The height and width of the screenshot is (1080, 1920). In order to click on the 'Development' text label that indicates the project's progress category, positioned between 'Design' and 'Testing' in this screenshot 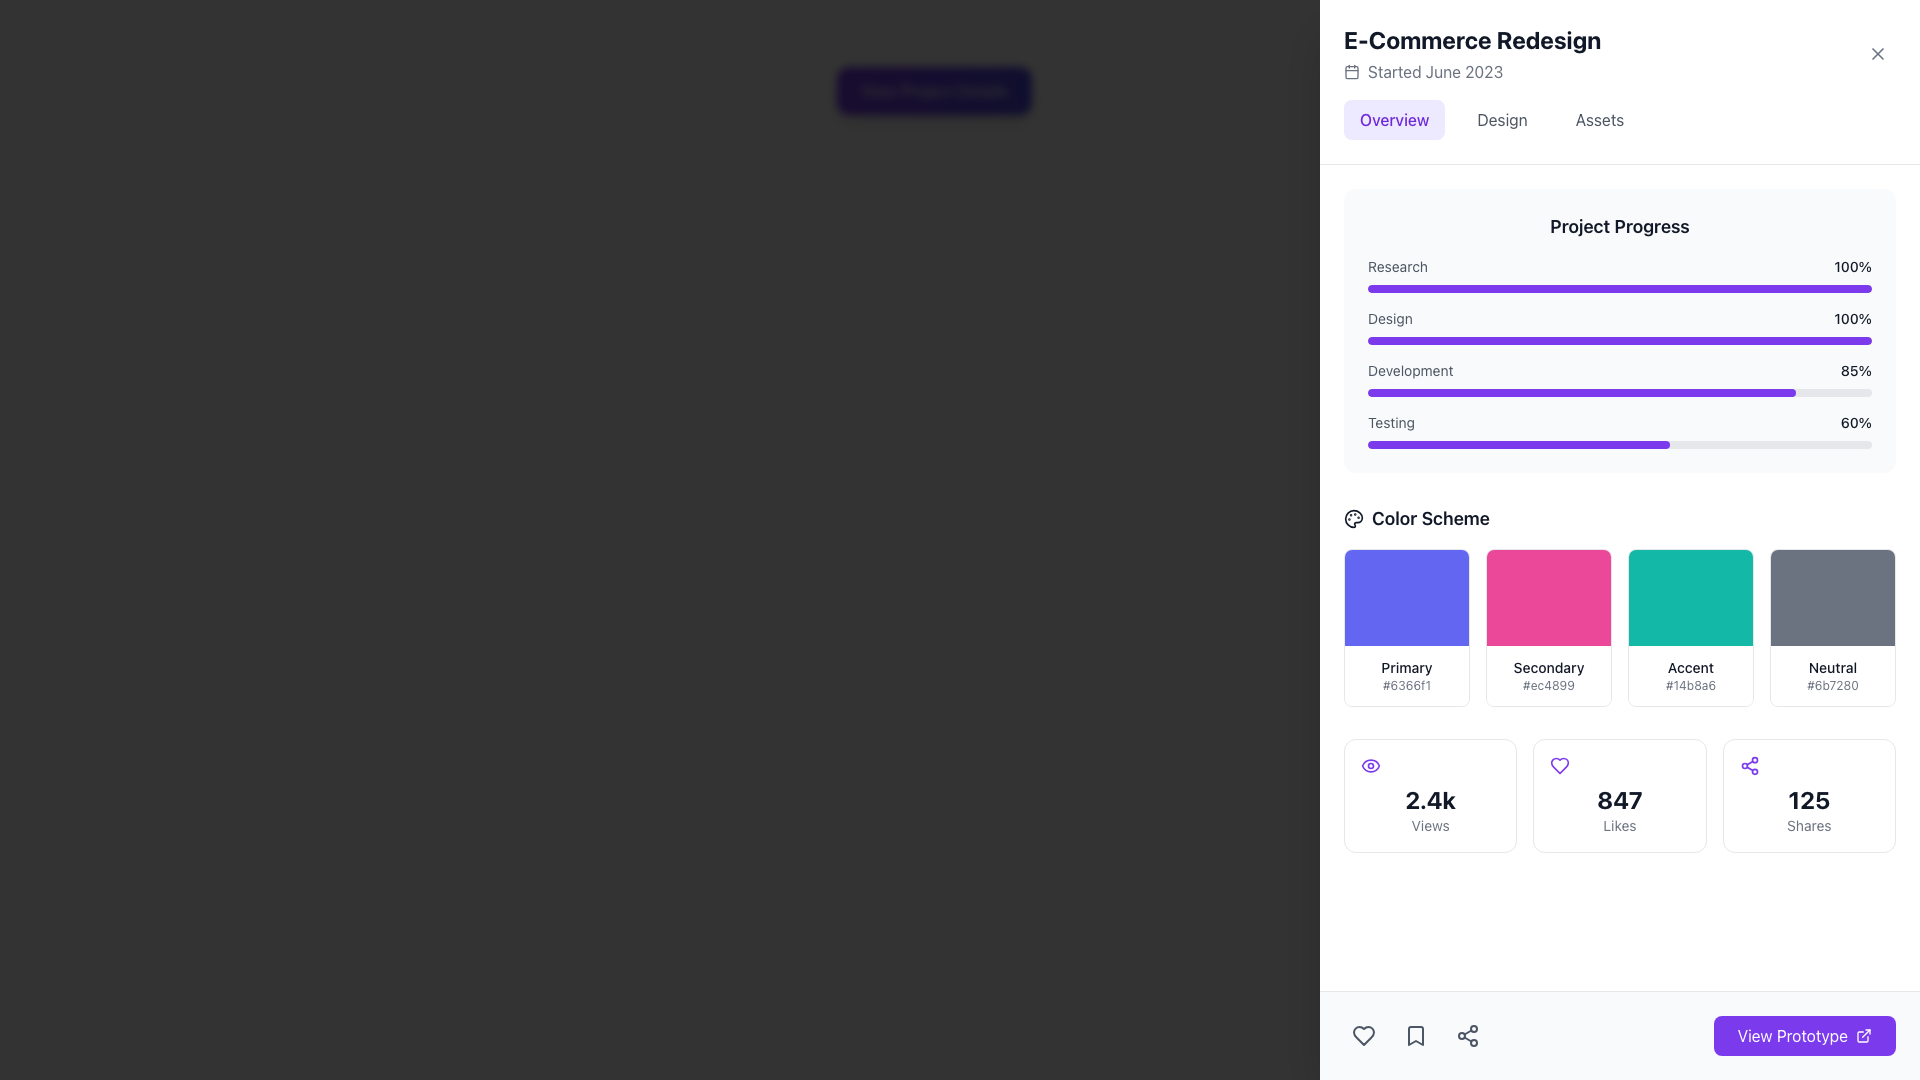, I will do `click(1409, 370)`.